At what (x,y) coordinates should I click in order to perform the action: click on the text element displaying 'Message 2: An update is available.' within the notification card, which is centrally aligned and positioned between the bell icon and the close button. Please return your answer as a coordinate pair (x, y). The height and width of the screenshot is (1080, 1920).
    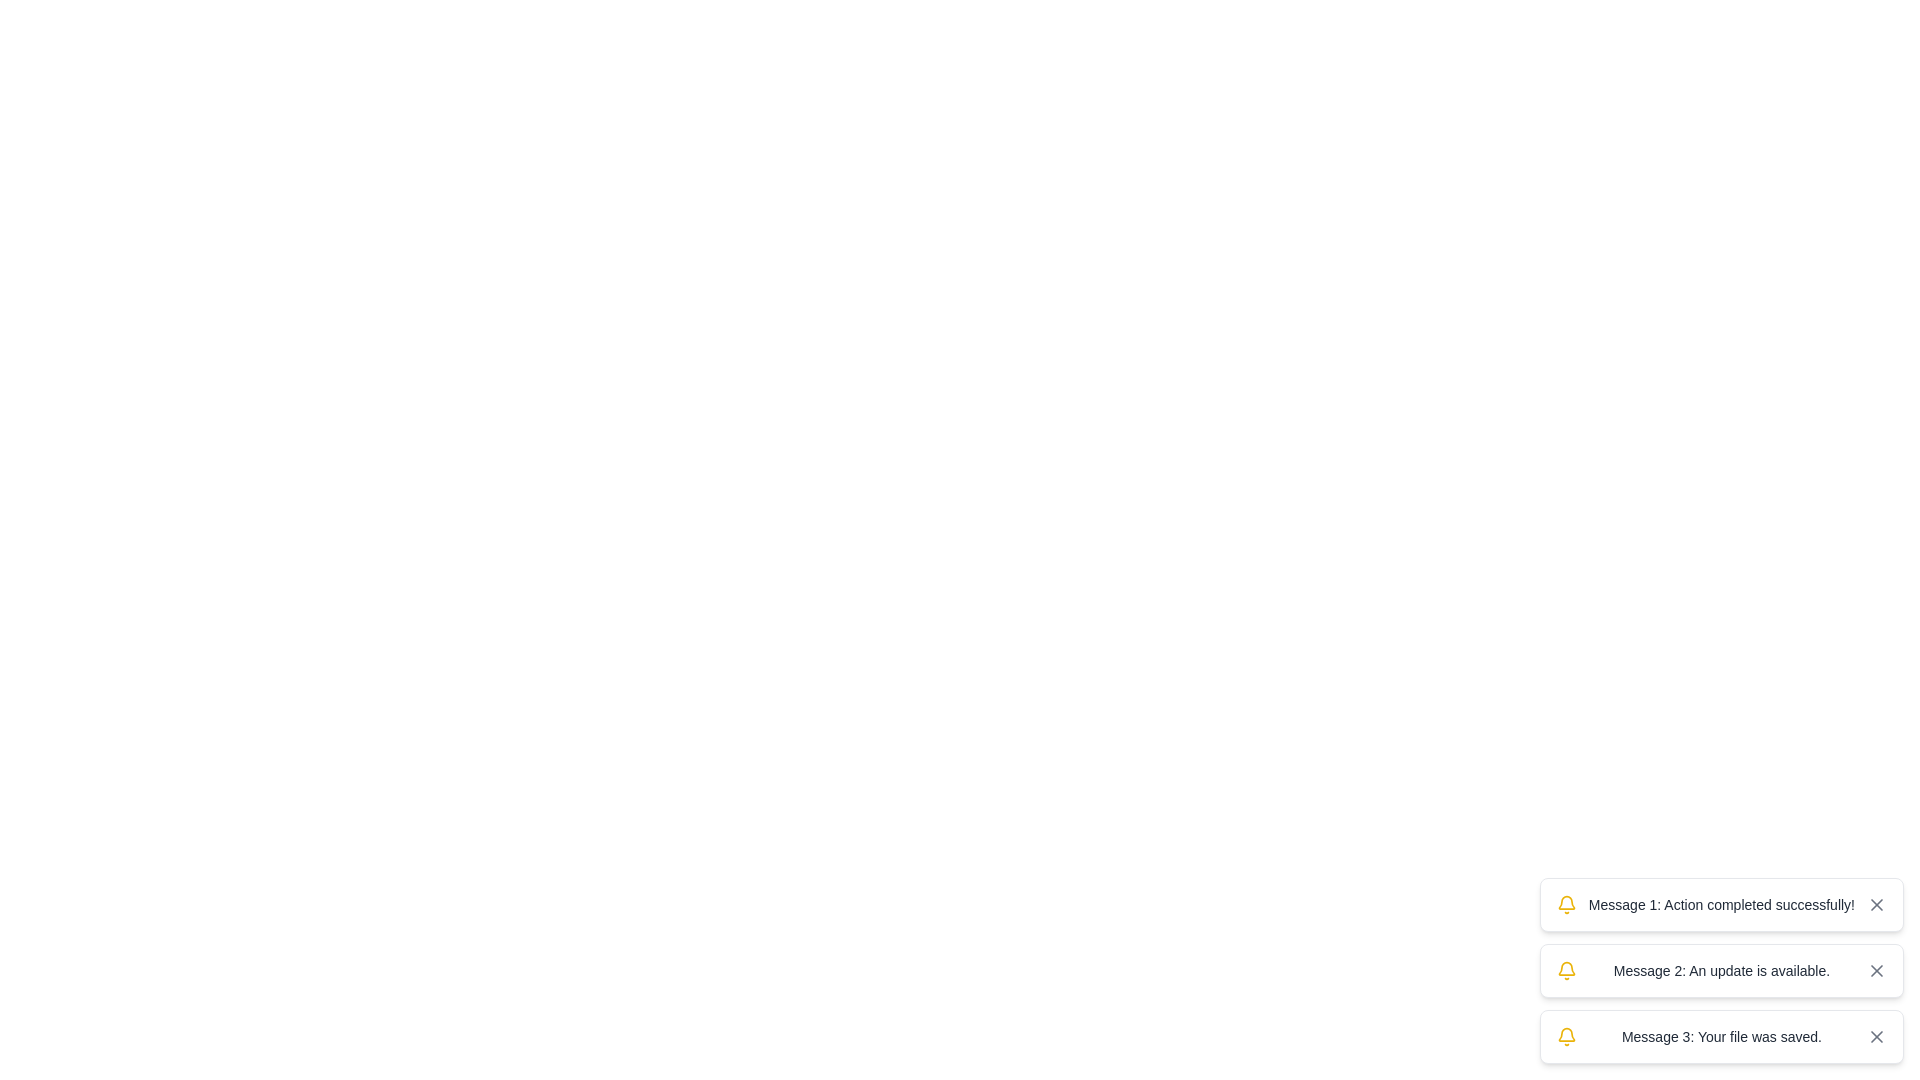
    Looking at the image, I should click on (1720, 970).